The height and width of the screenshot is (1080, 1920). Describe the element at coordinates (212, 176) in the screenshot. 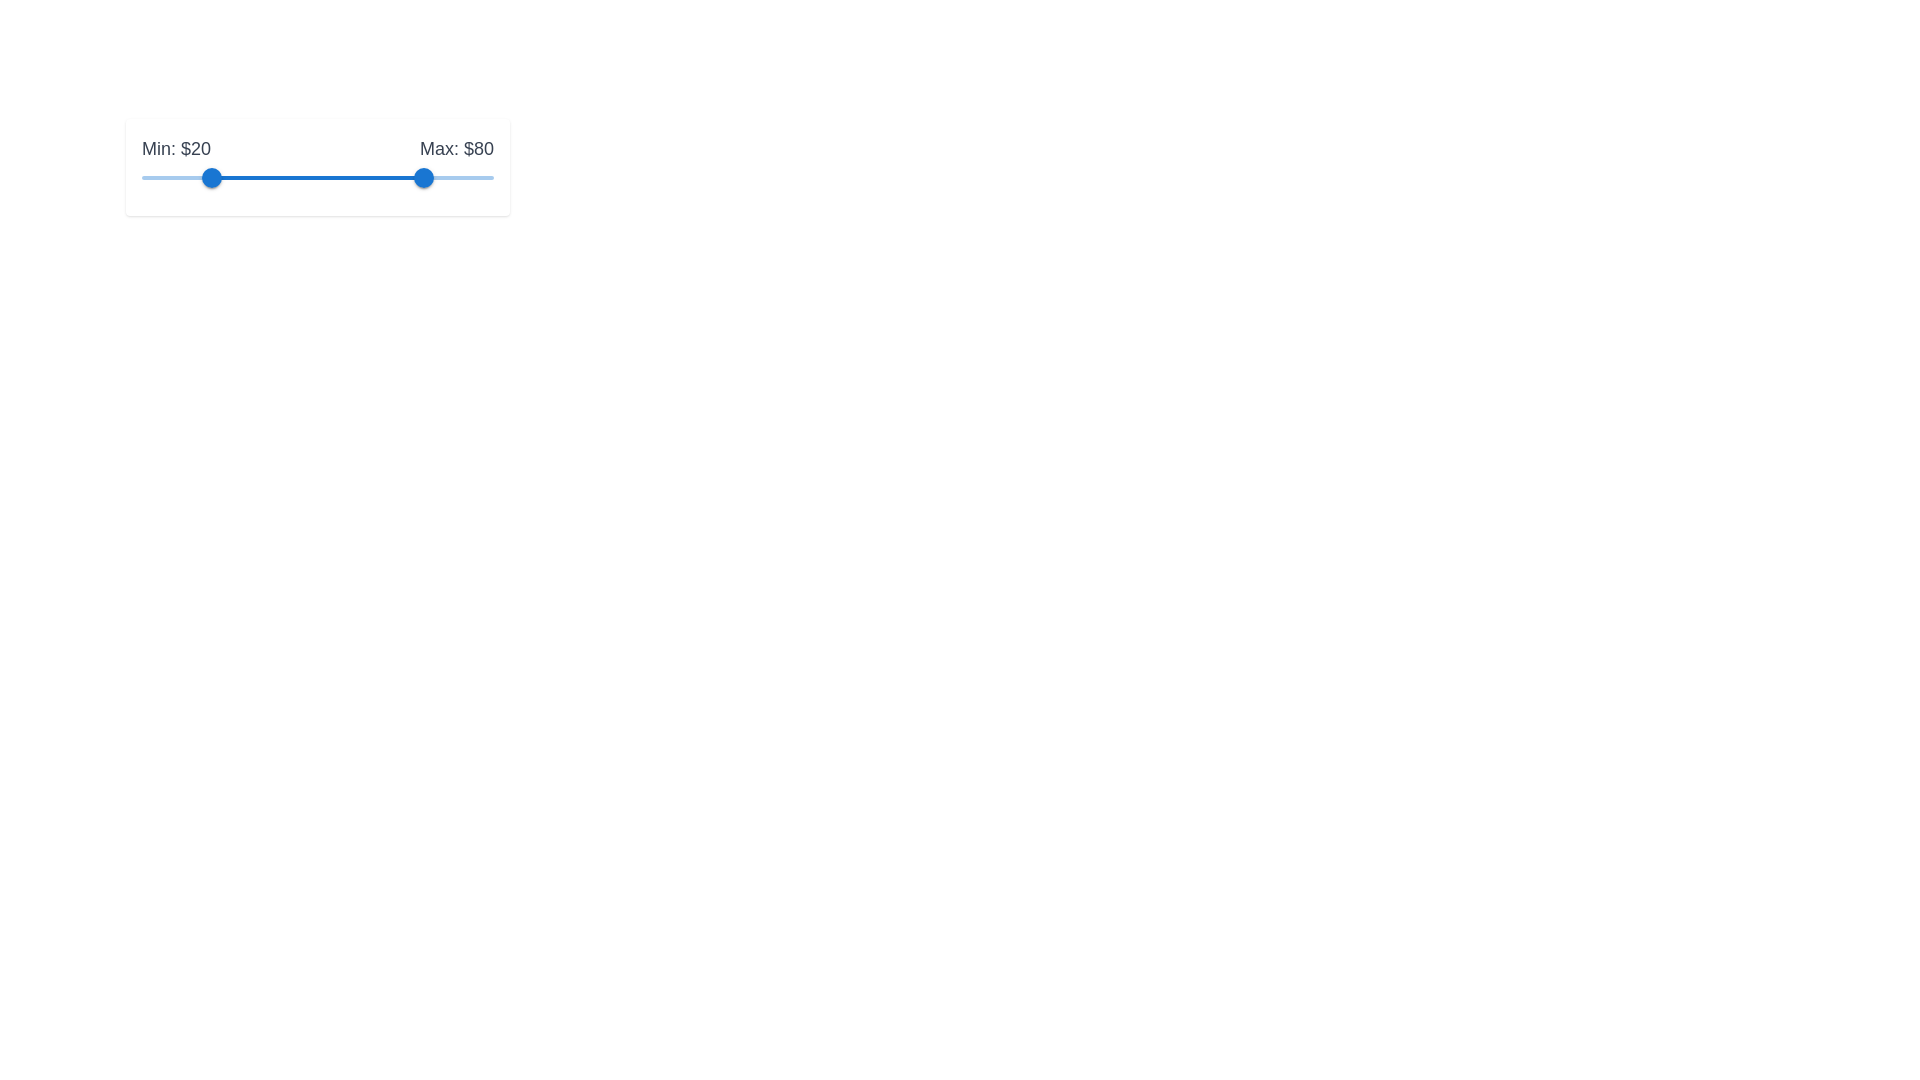

I see `the first handle of the horizontal slider` at that location.